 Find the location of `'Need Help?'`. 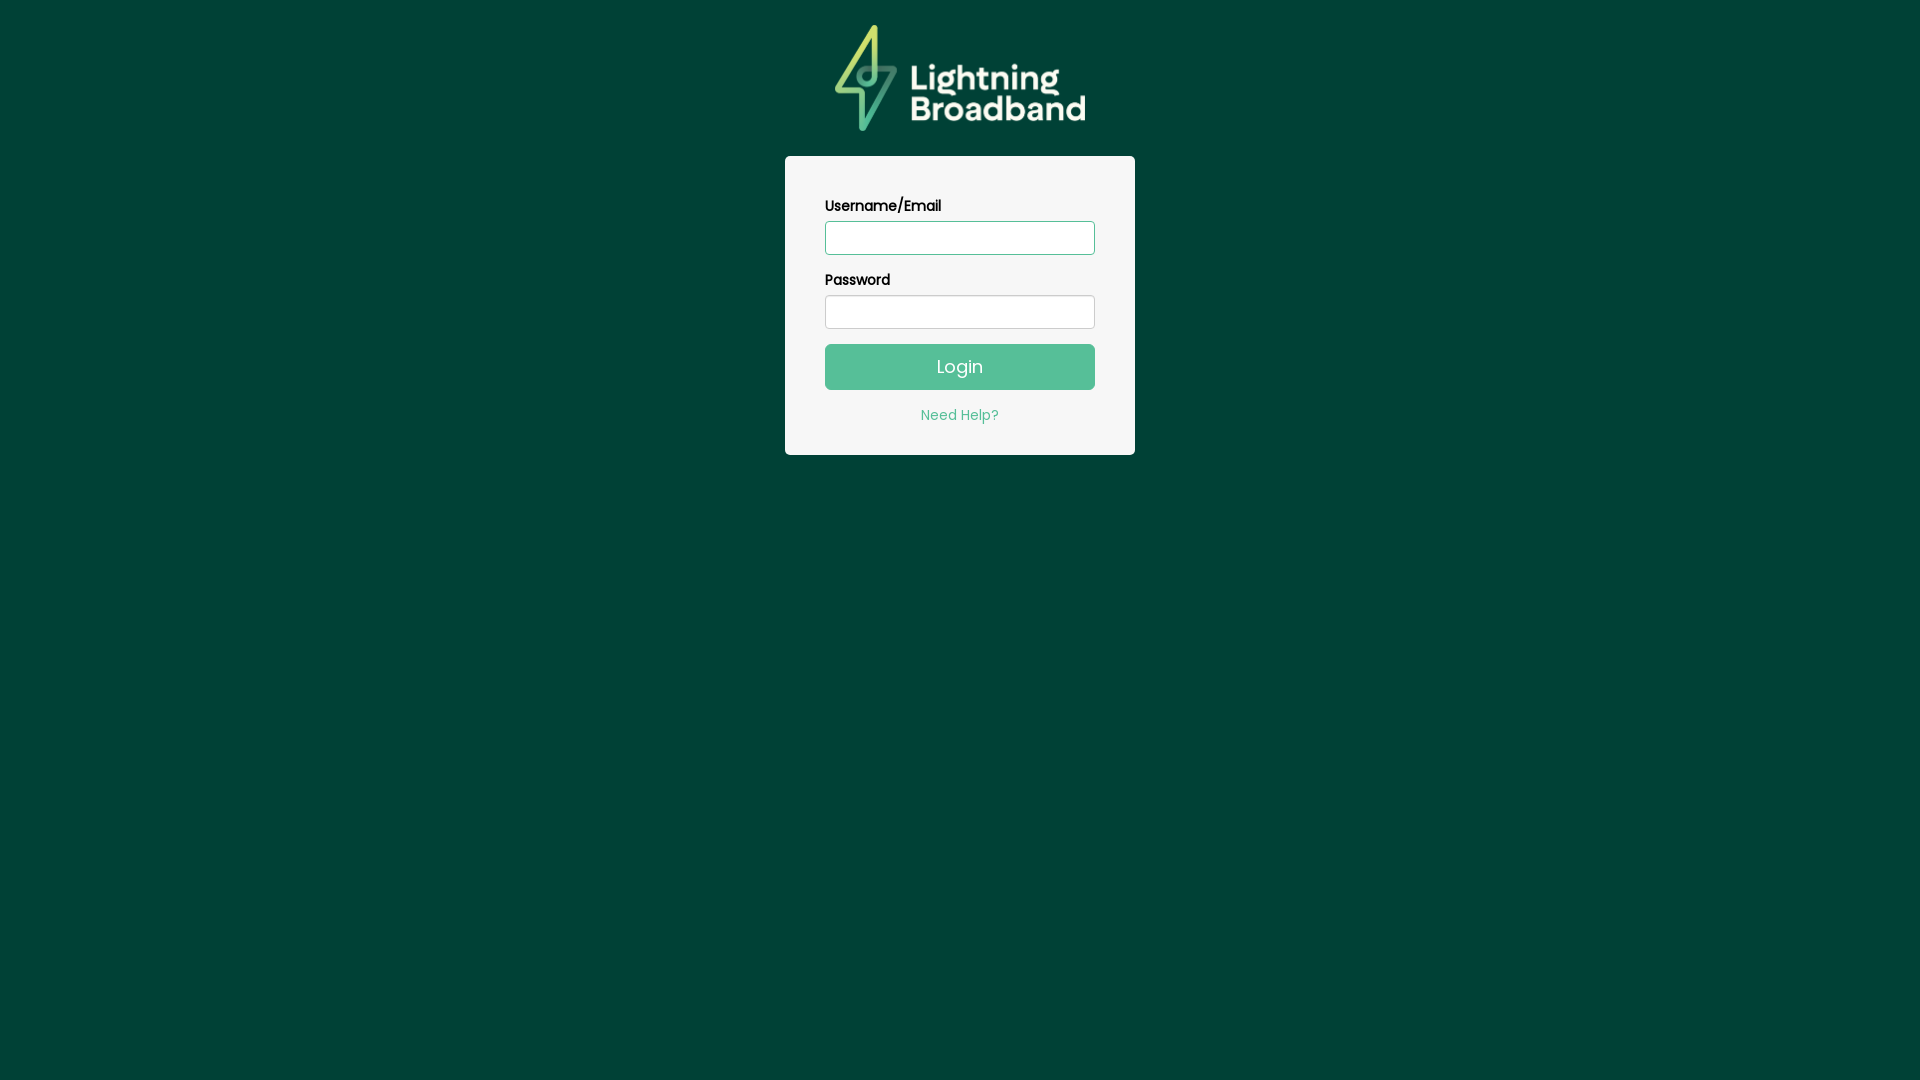

'Need Help?' is located at coordinates (920, 414).